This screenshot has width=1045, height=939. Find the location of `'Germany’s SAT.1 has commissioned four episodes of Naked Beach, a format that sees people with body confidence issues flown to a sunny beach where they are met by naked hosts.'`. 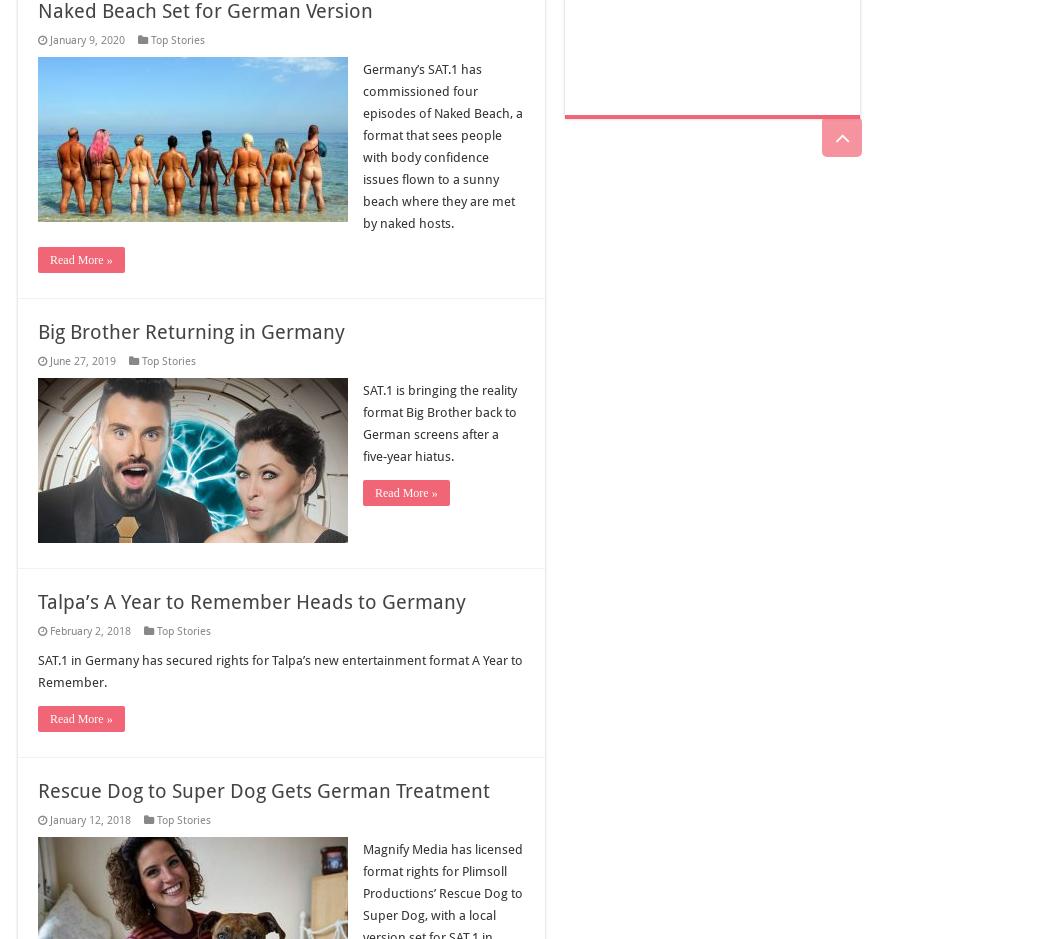

'Germany’s SAT.1 has commissioned four episodes of Naked Beach, a format that sees people with body confidence issues flown to a sunny beach where they are met by naked hosts.' is located at coordinates (442, 146).